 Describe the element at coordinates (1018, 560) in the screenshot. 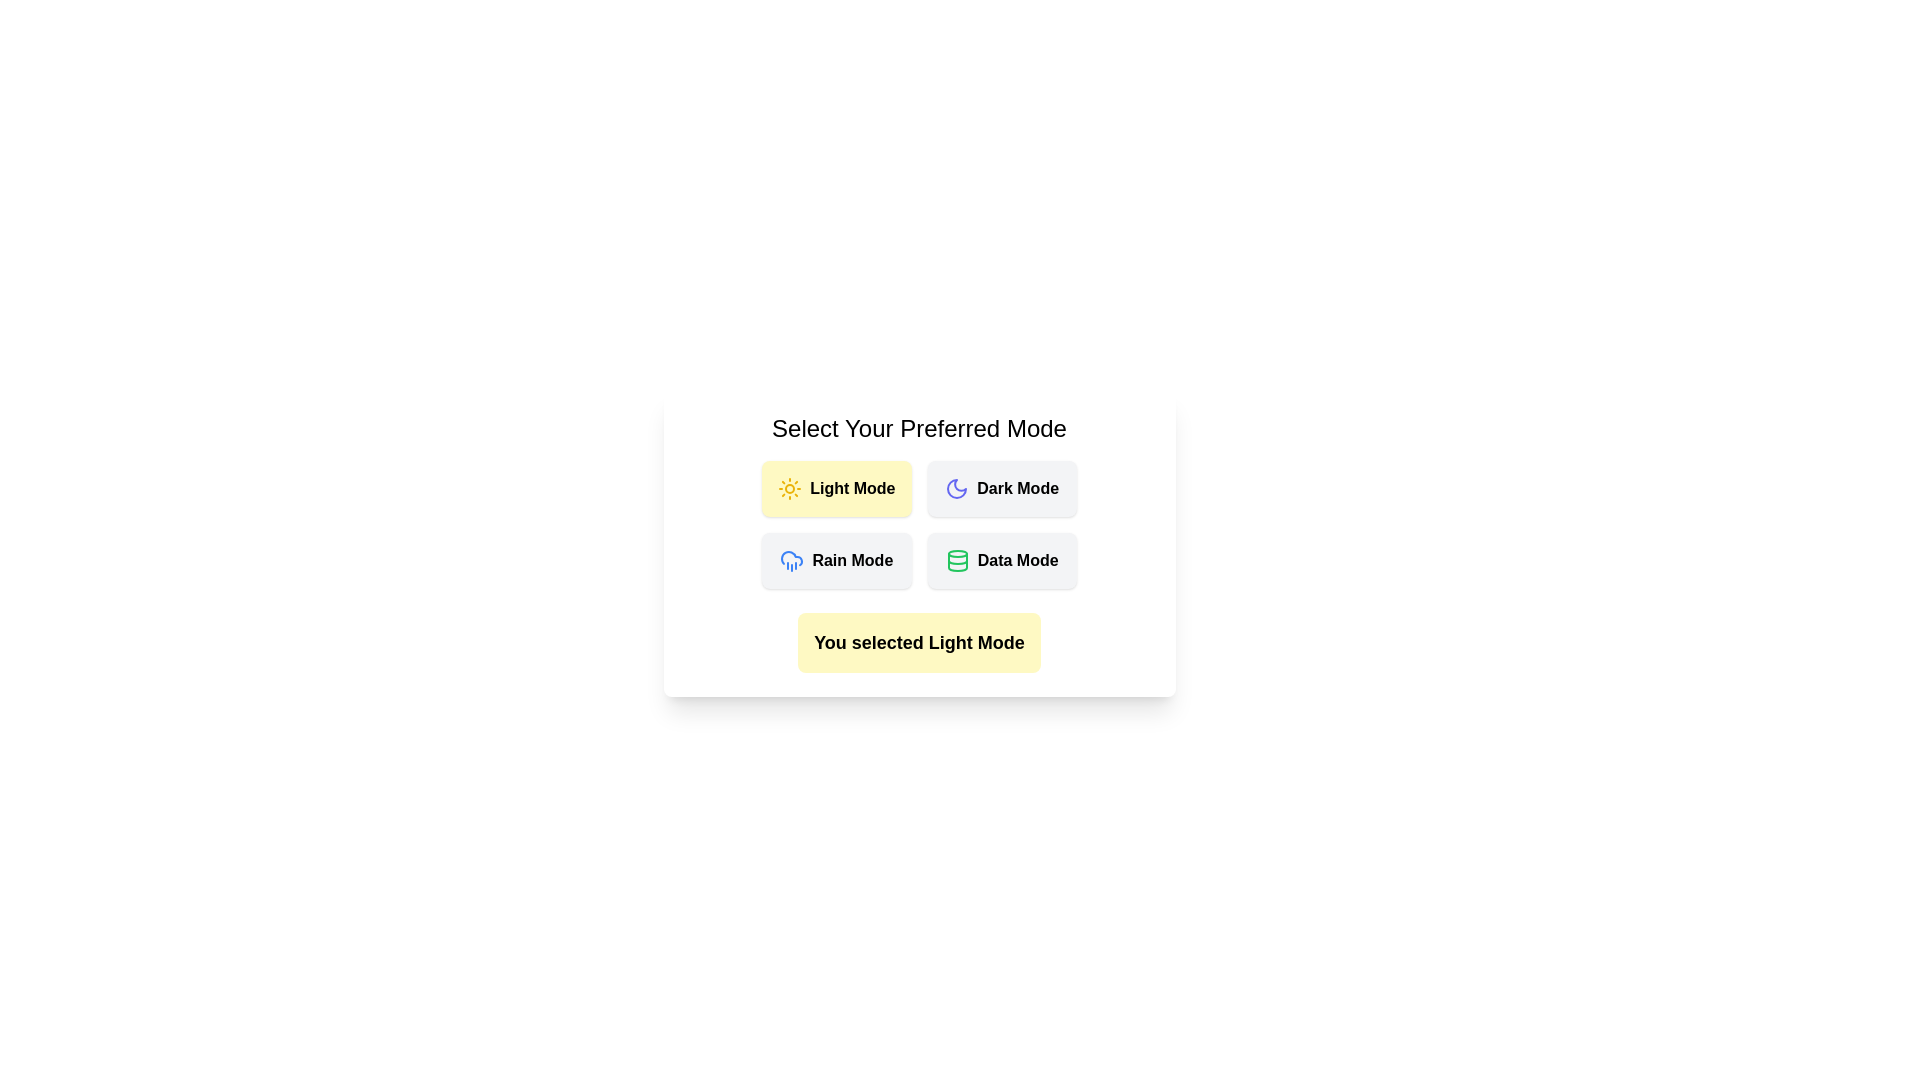

I see `text label displaying 'Data Mode', which is the fourth option in the mode selection grid located in the bottom right corner, next to a green database icon` at that location.